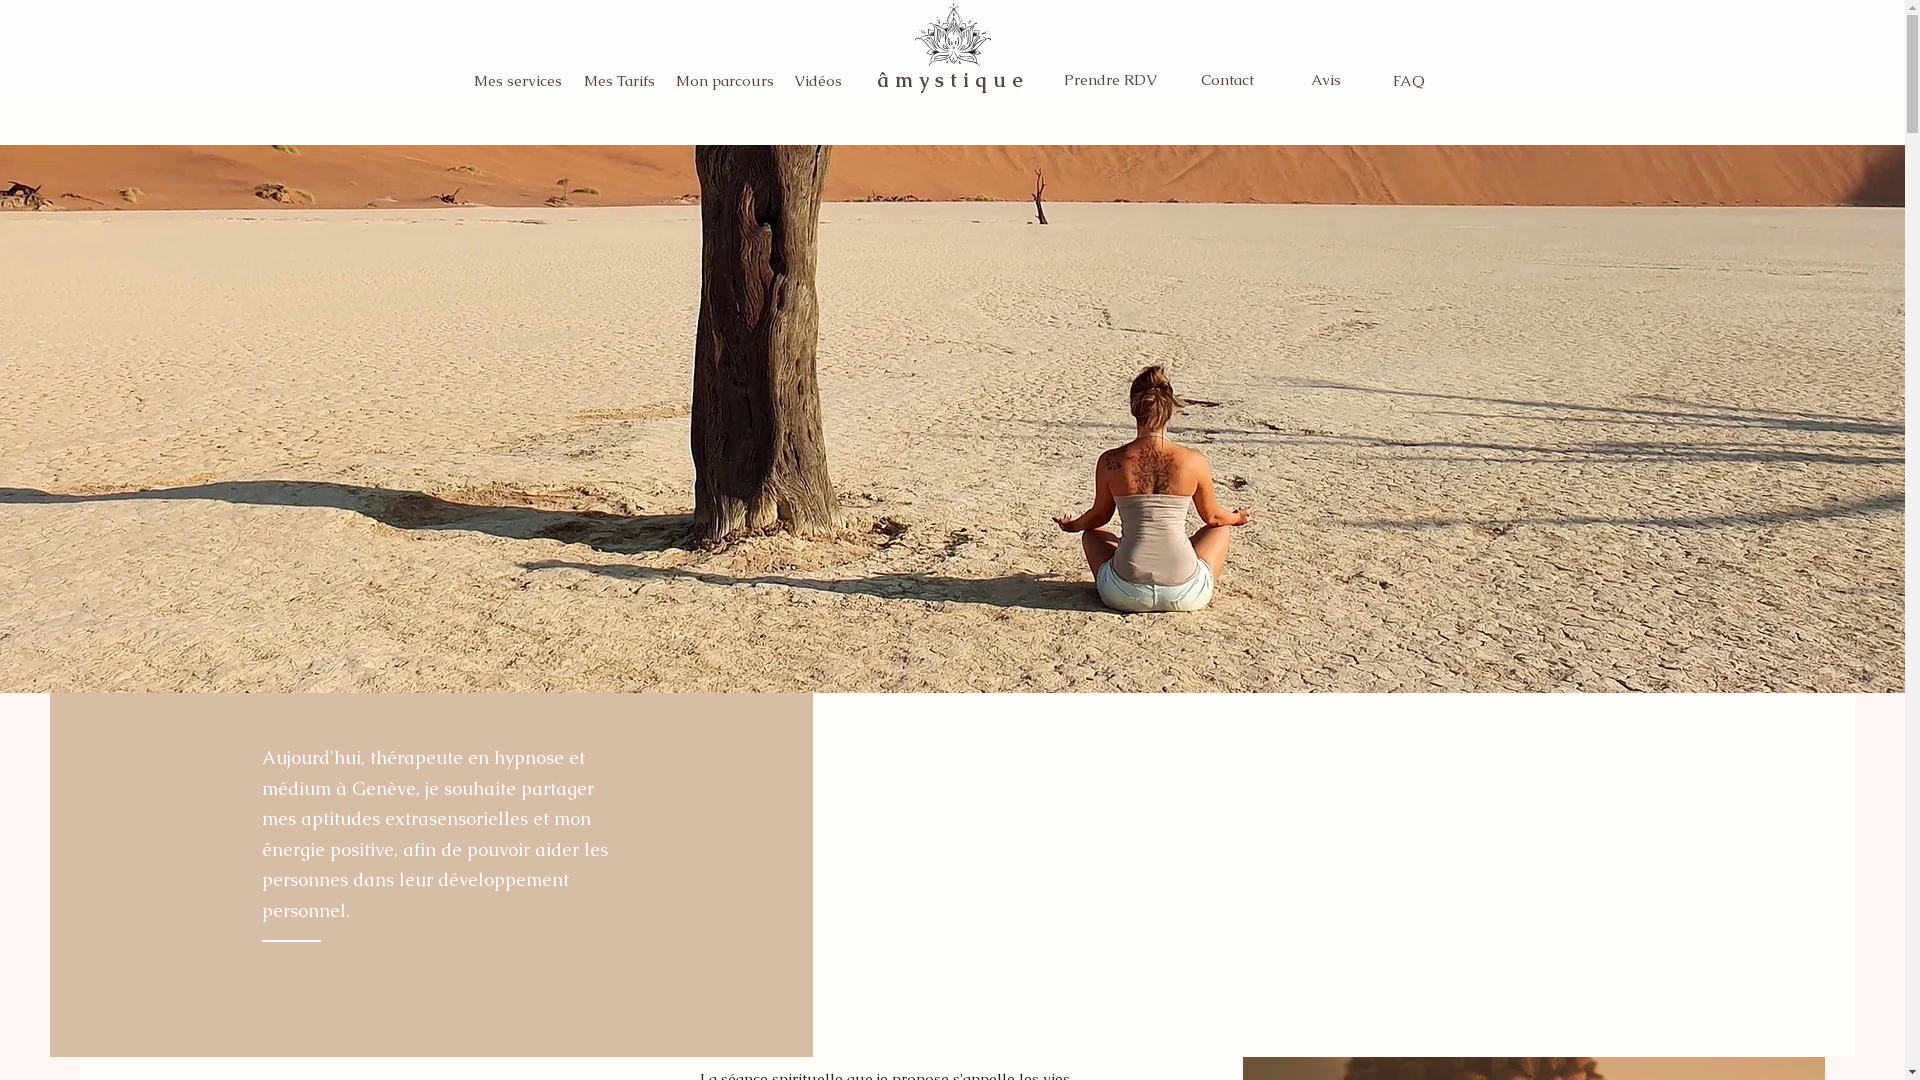 This screenshot has height=1080, width=1920. Describe the element at coordinates (1225, 79) in the screenshot. I see `'Contact'` at that location.